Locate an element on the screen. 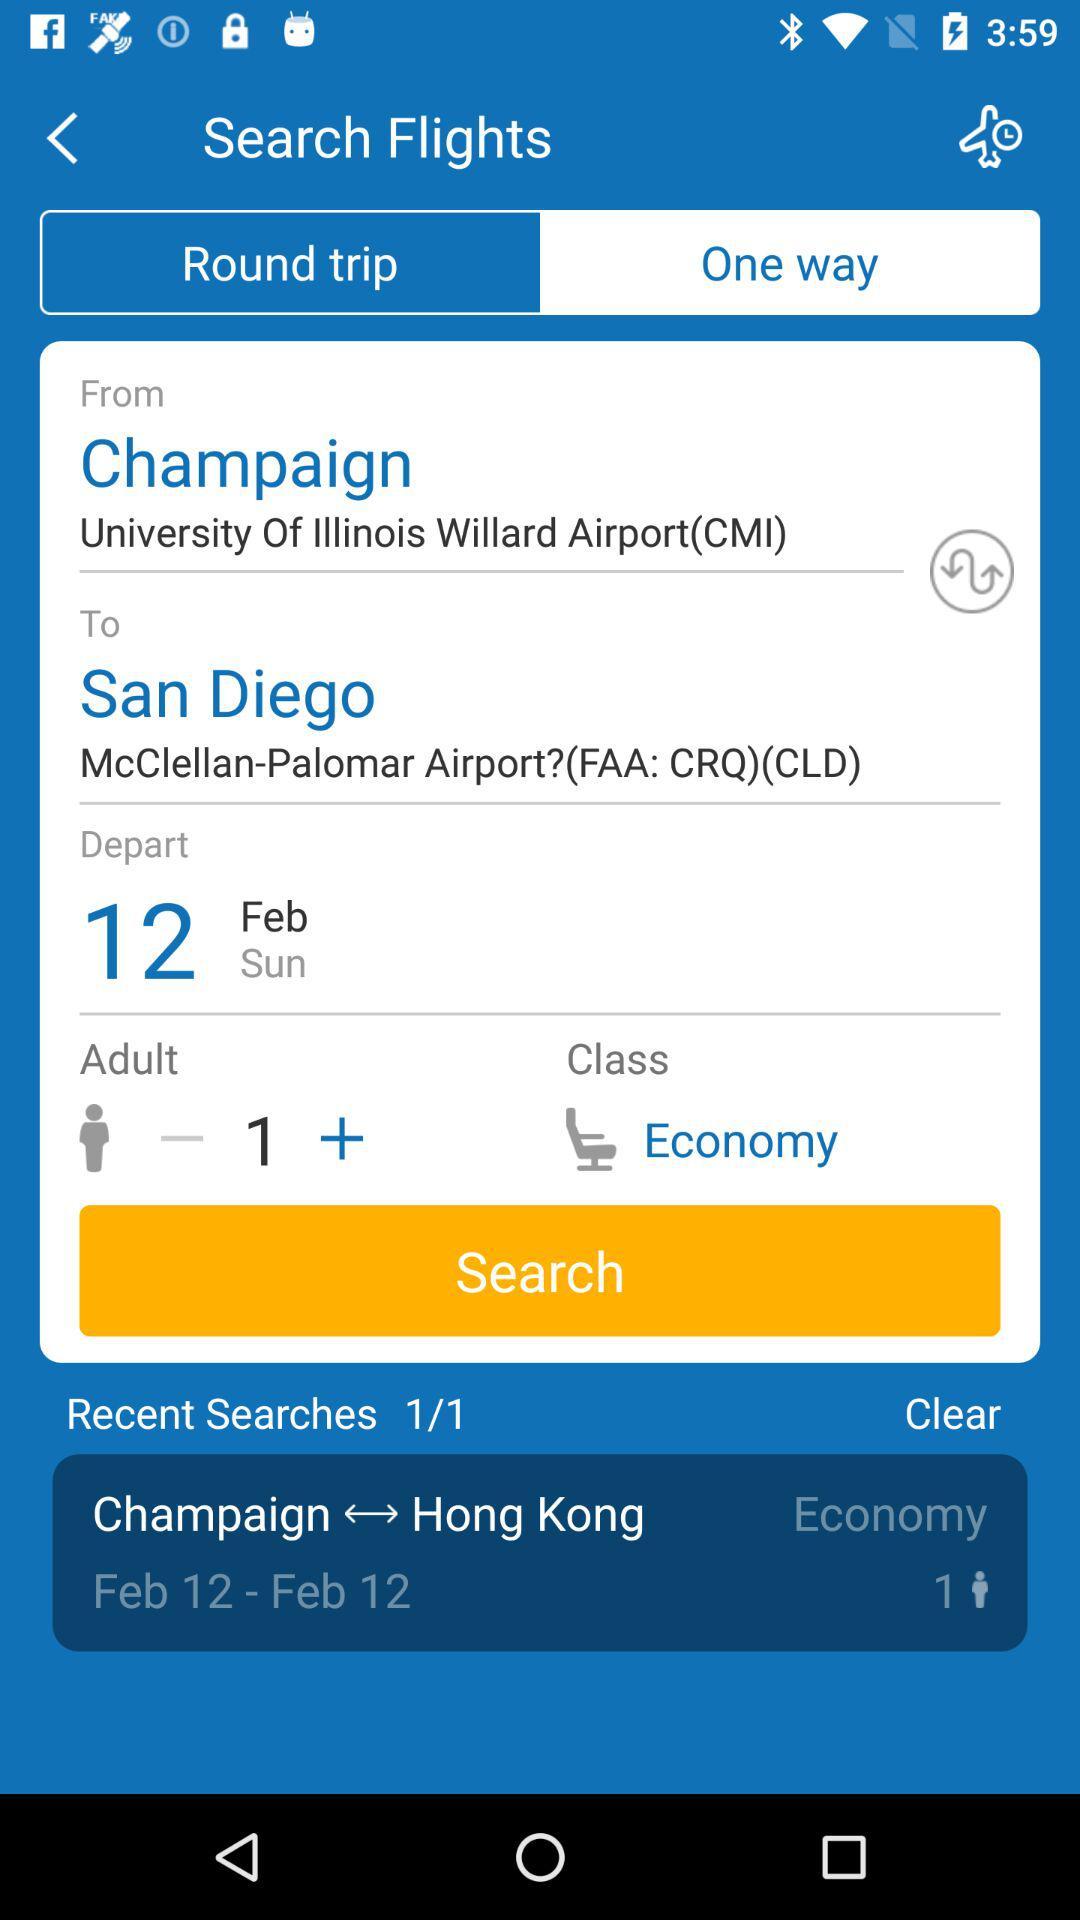 This screenshot has width=1080, height=1920. the add icon is located at coordinates (334, 1138).